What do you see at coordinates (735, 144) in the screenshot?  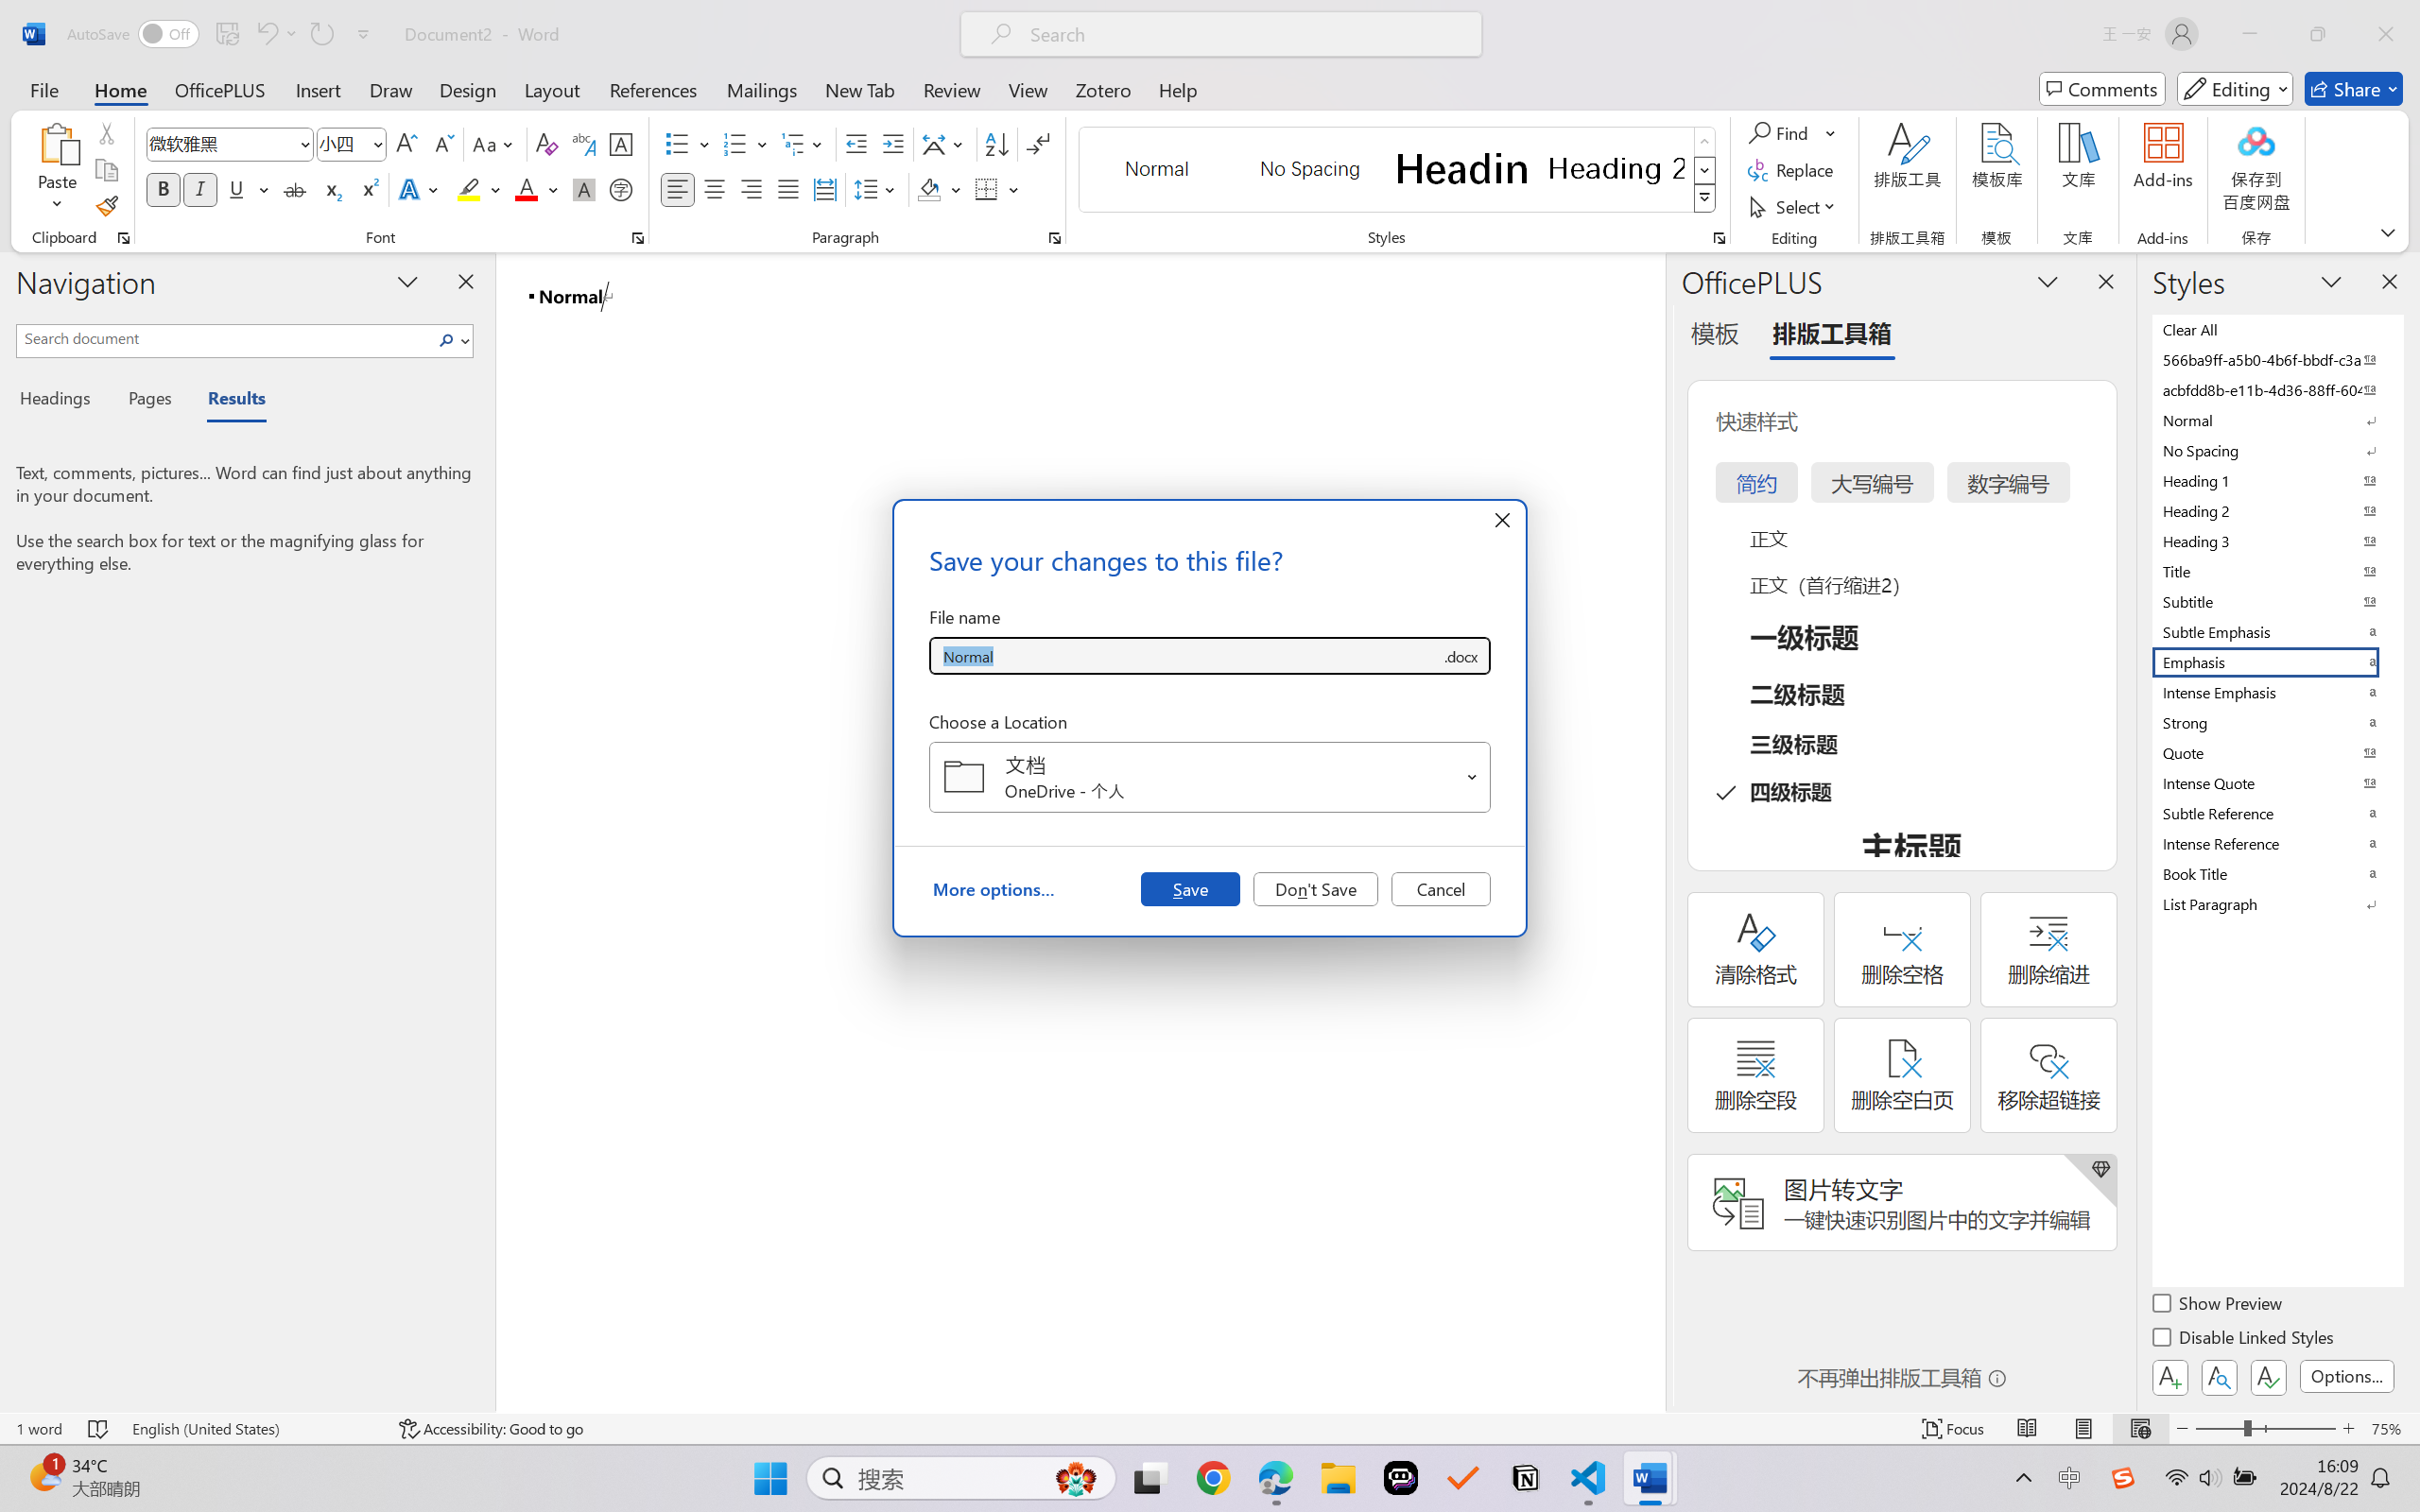 I see `'Numbering'` at bounding box center [735, 144].